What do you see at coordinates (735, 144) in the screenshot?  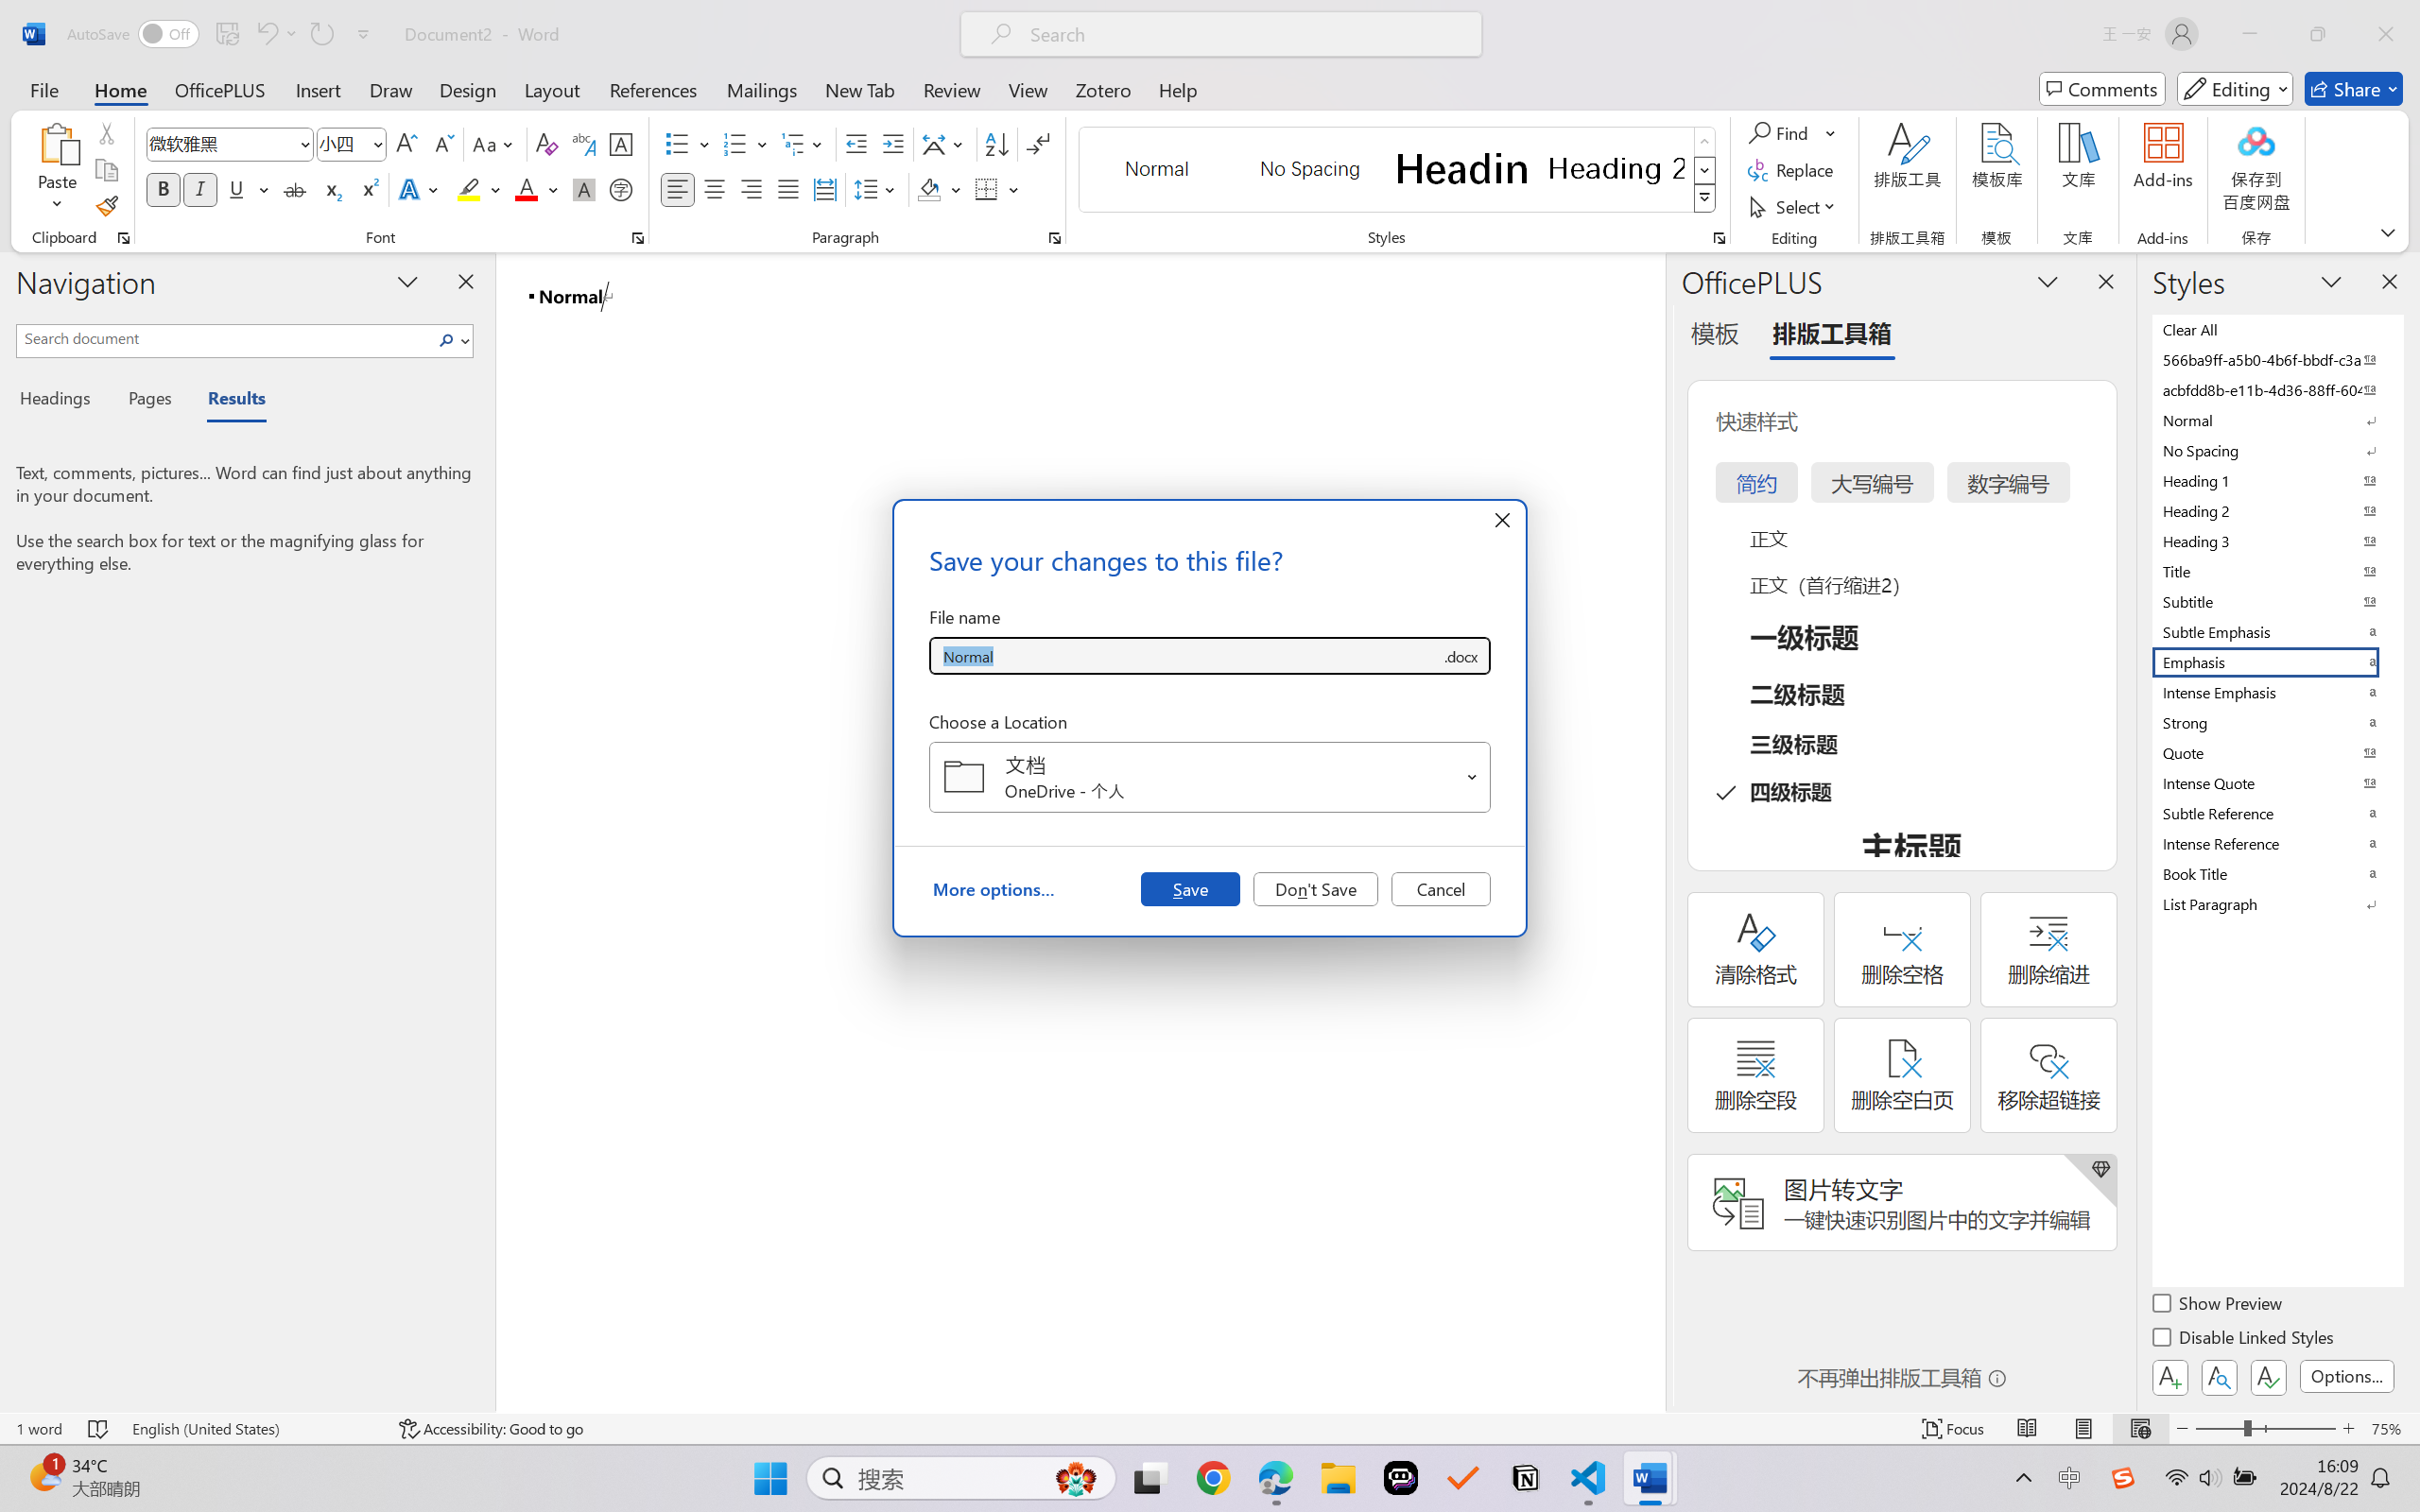 I see `'Numbering'` at bounding box center [735, 144].